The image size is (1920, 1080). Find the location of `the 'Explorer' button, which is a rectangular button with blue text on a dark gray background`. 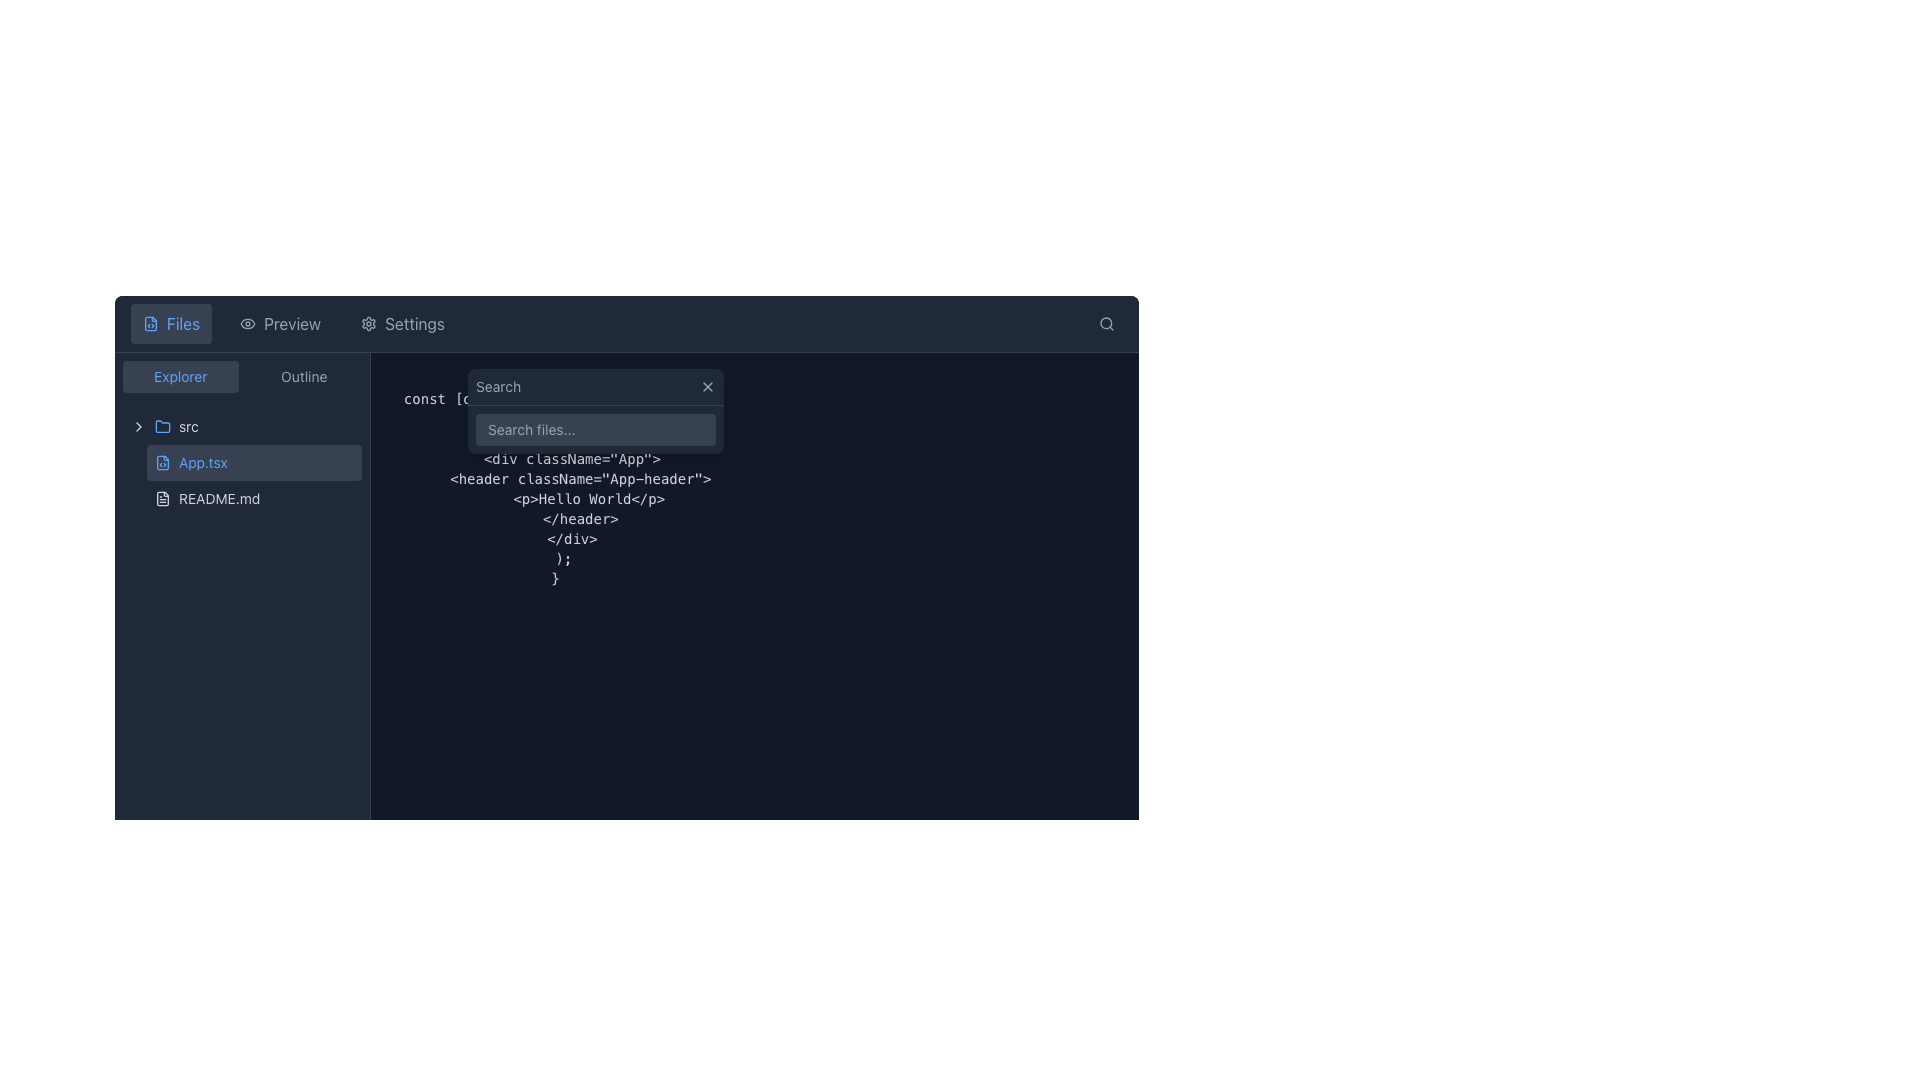

the 'Explorer' button, which is a rectangular button with blue text on a dark gray background is located at coordinates (180, 377).